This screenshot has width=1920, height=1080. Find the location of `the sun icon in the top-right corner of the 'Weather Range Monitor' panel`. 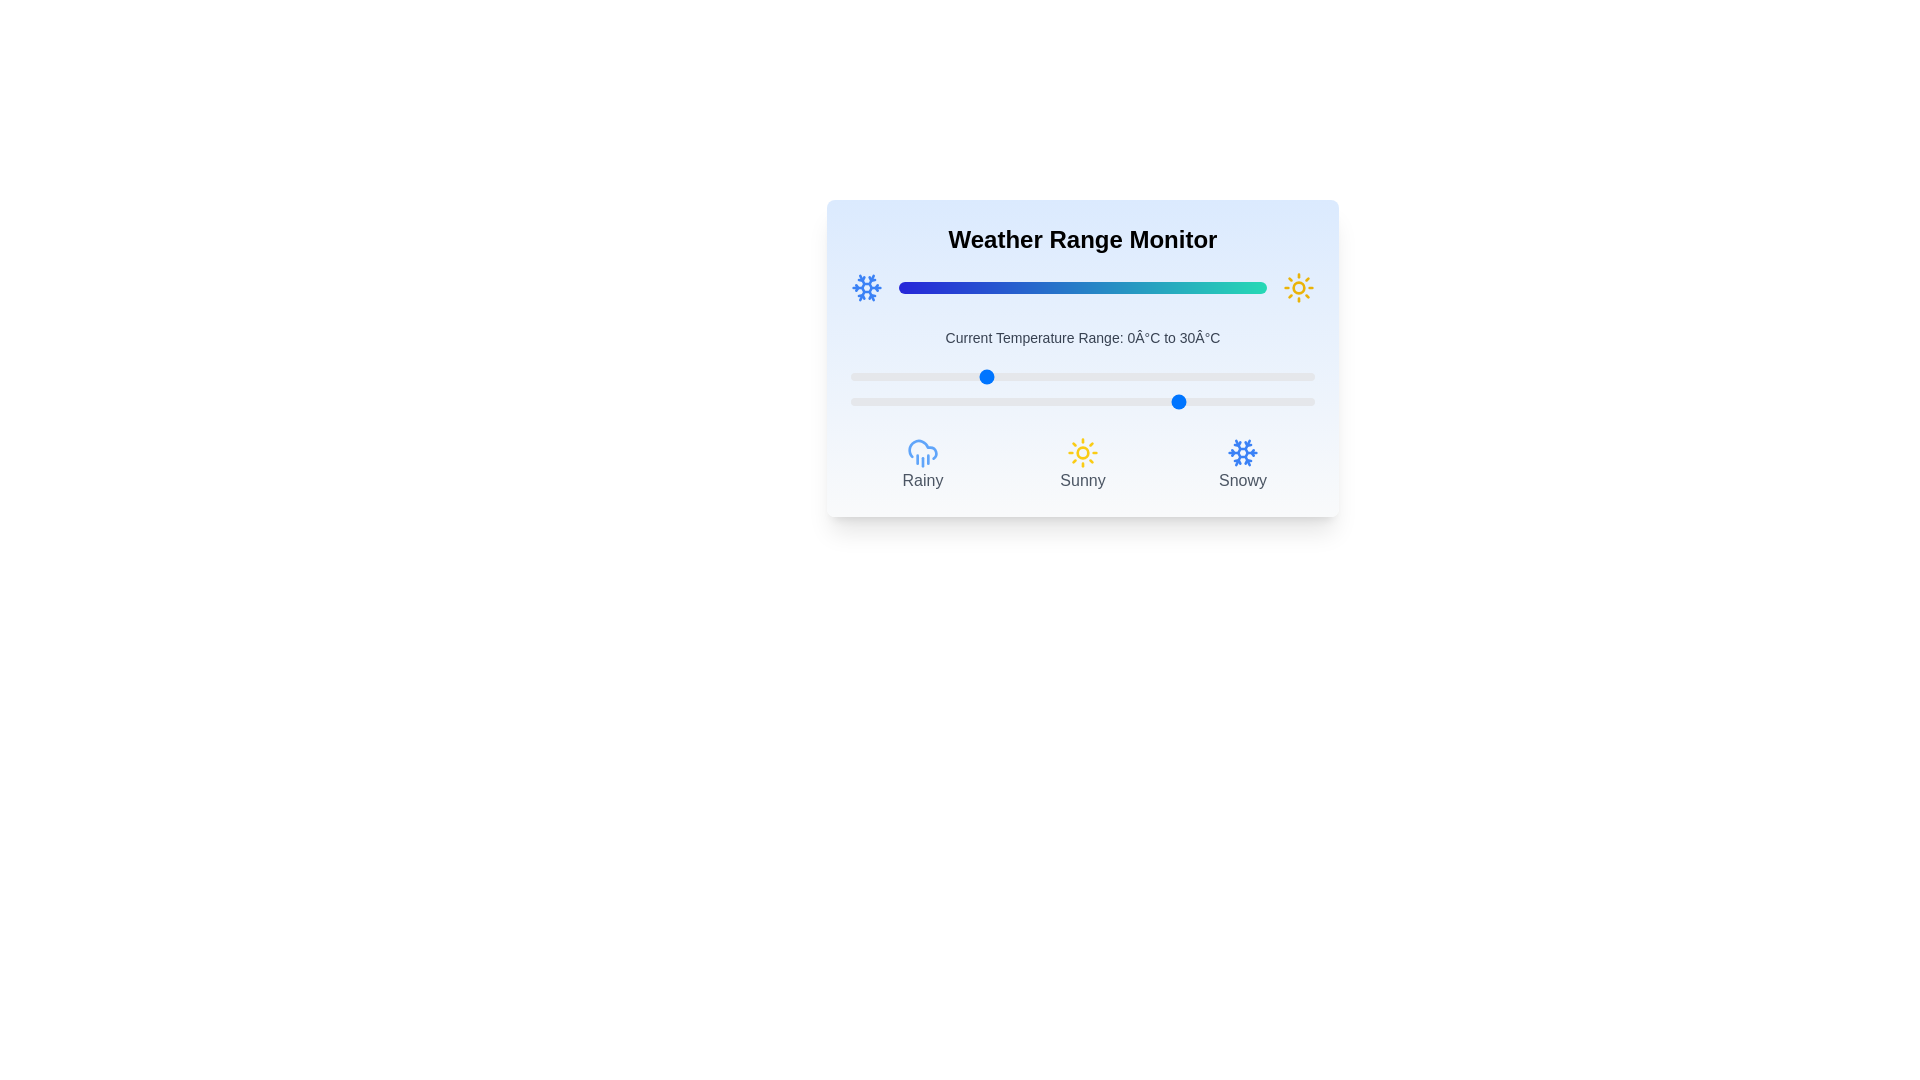

the sun icon in the top-right corner of the 'Weather Range Monitor' panel is located at coordinates (1299, 288).